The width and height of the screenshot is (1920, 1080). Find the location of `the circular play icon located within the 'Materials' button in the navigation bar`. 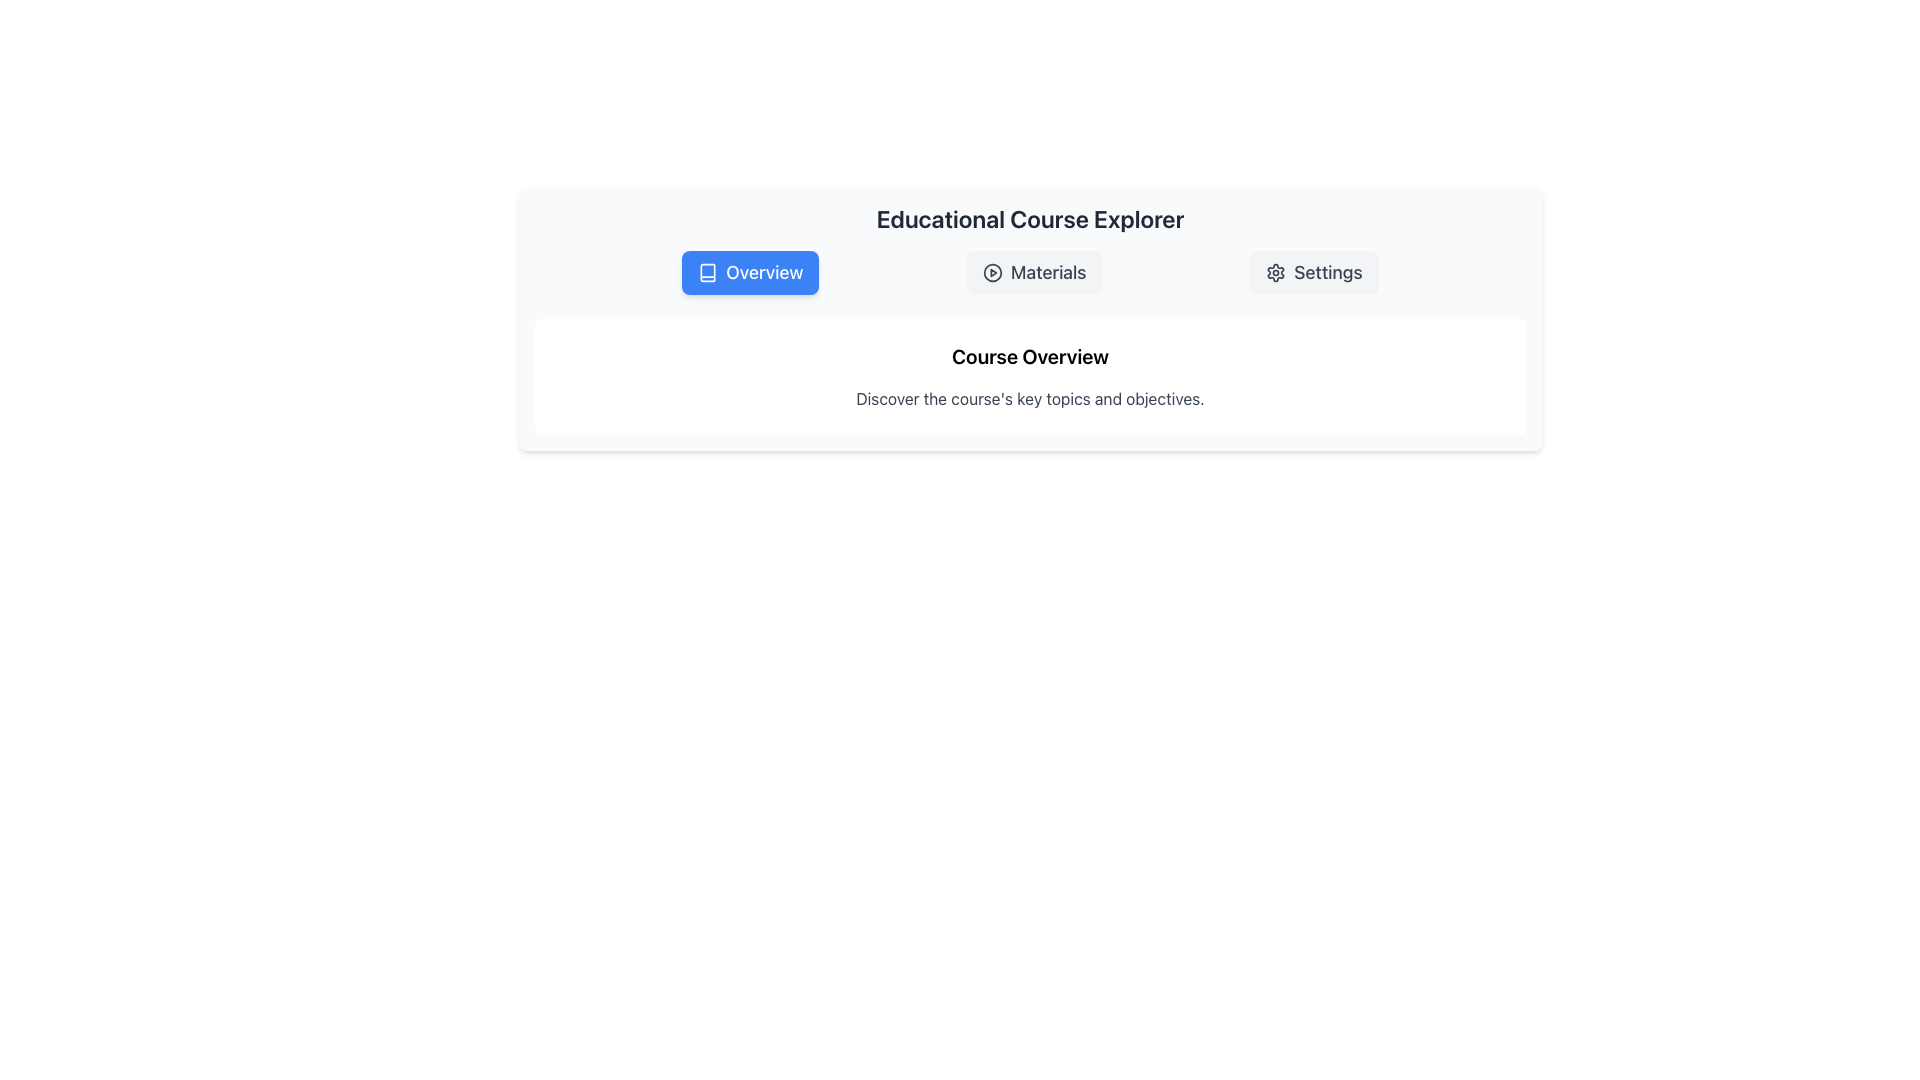

the circular play icon located within the 'Materials' button in the navigation bar is located at coordinates (993, 273).